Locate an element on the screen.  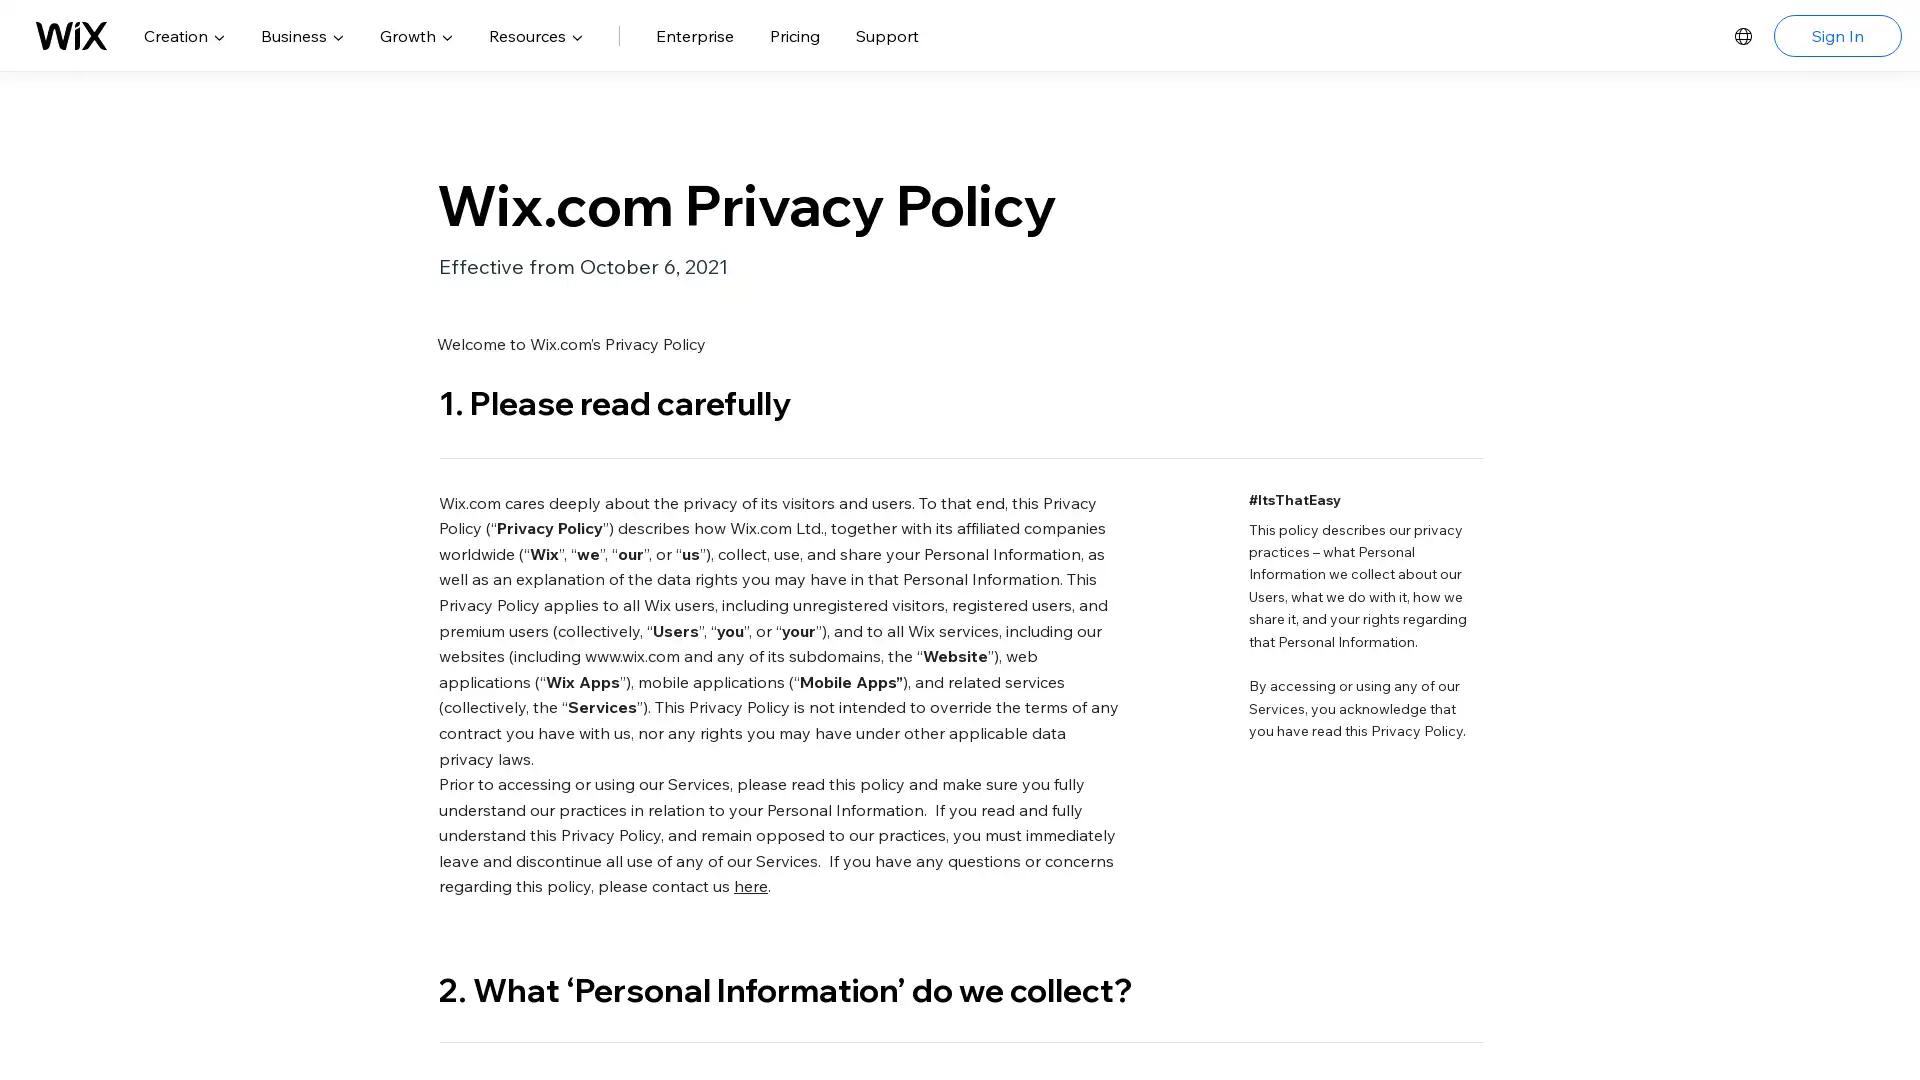
Growth is located at coordinates (415, 34).